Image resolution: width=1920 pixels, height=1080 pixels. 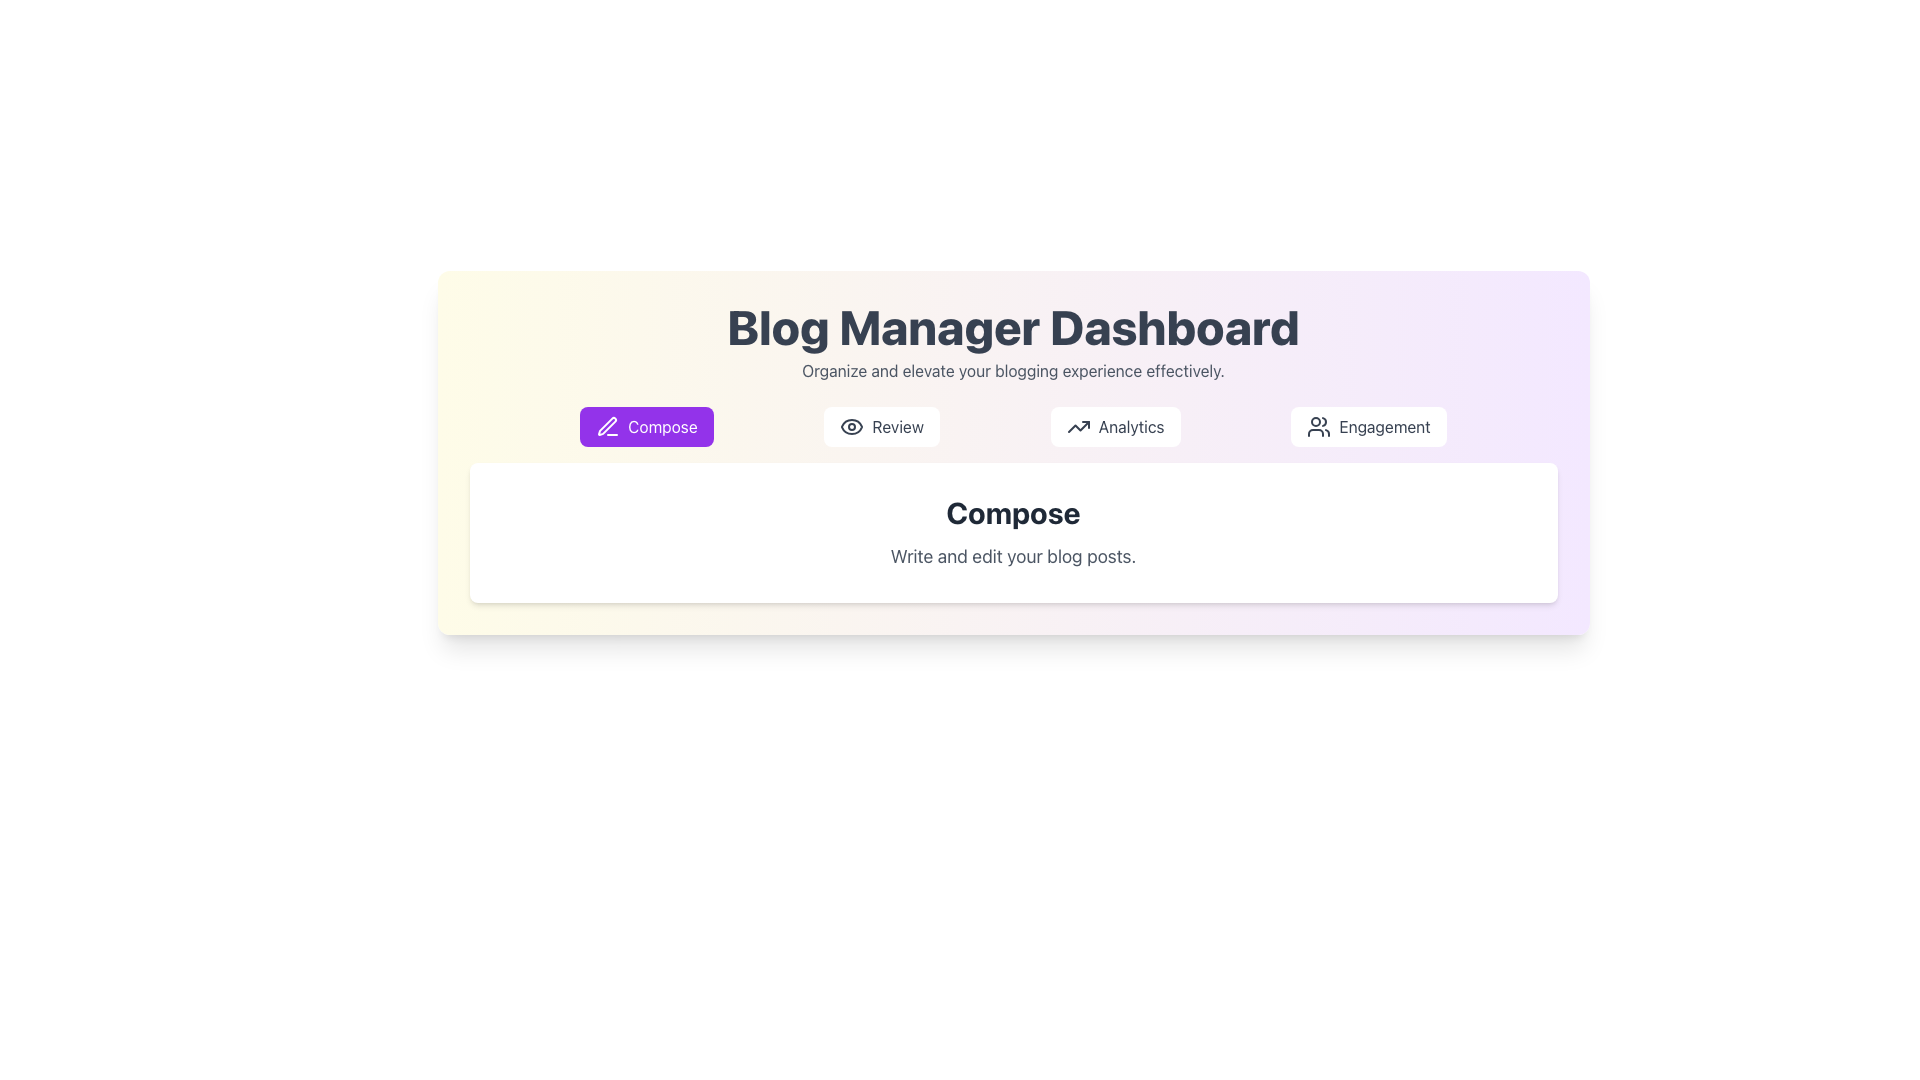 What do you see at coordinates (662, 426) in the screenshot?
I see `the button containing the label 'Compose', which is positioned to the right of an icon` at bounding box center [662, 426].